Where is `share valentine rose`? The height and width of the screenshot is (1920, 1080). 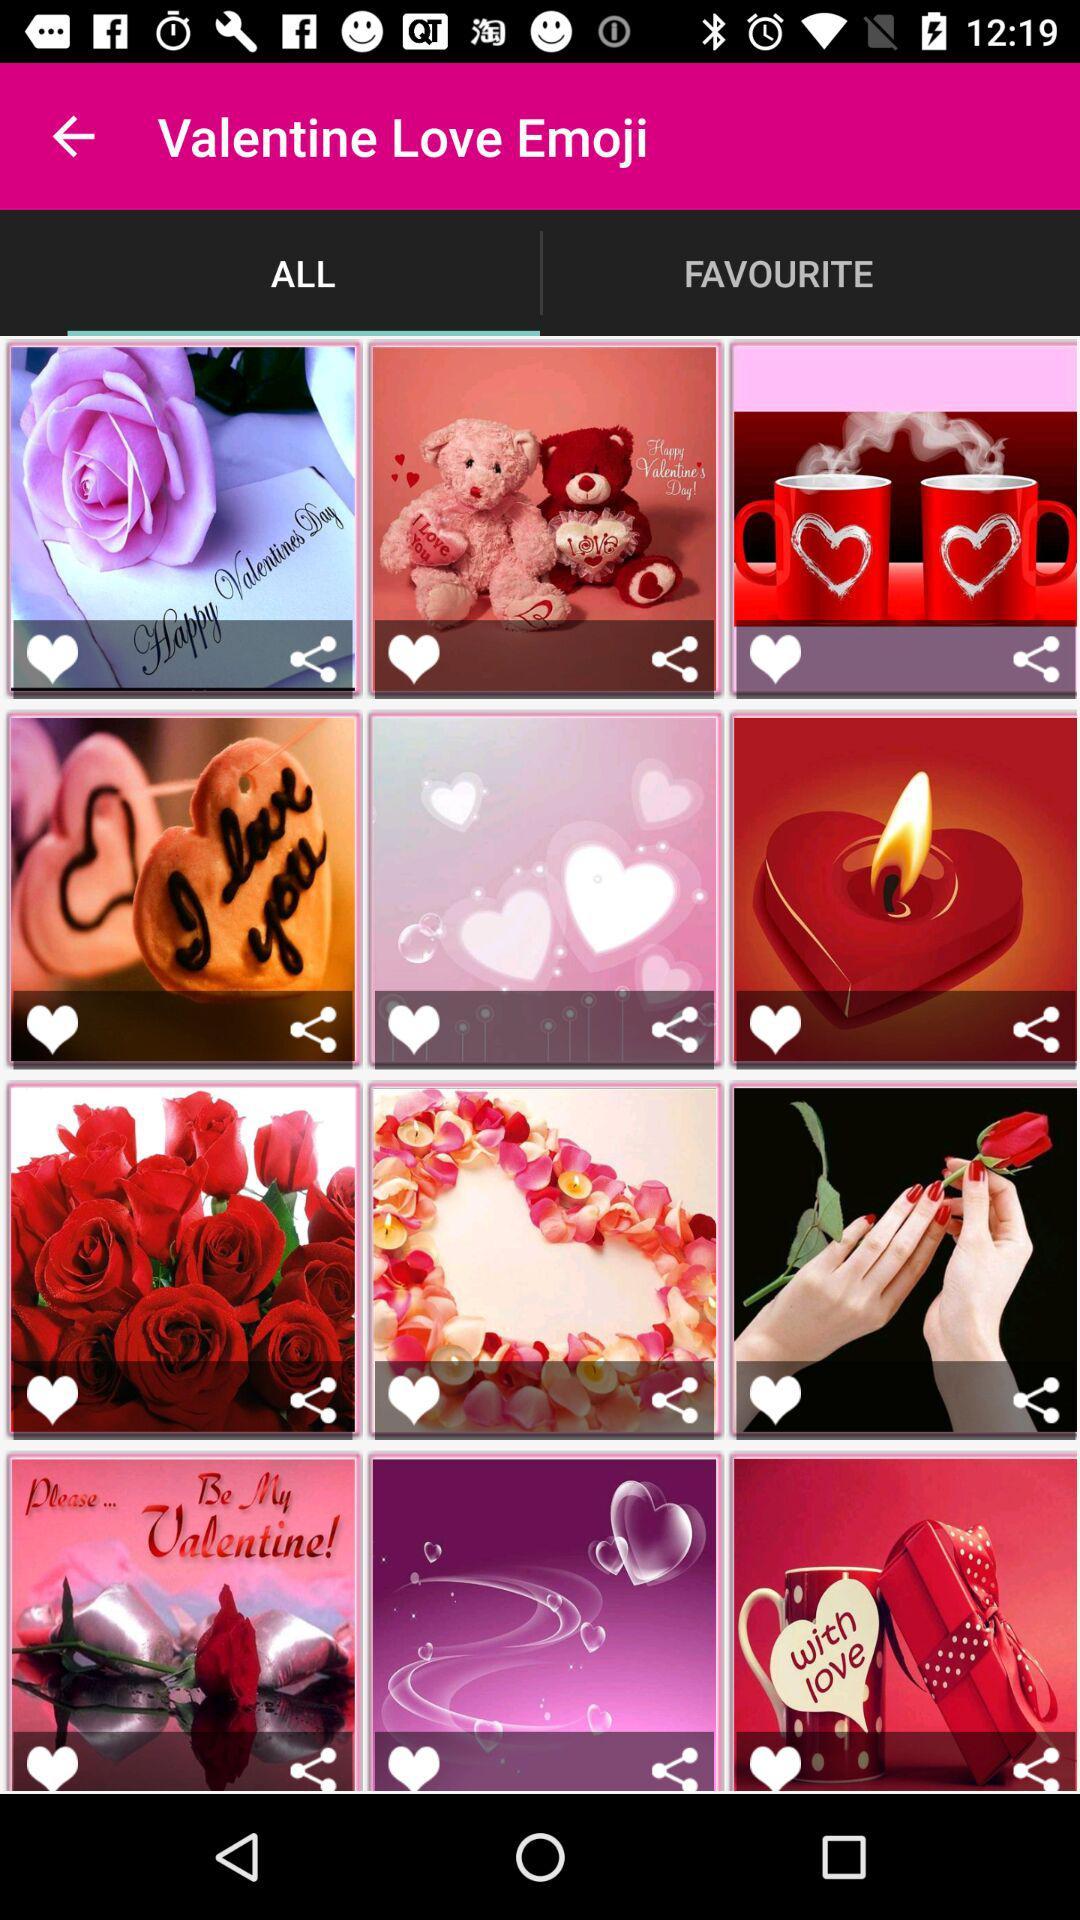 share valentine rose is located at coordinates (313, 1768).